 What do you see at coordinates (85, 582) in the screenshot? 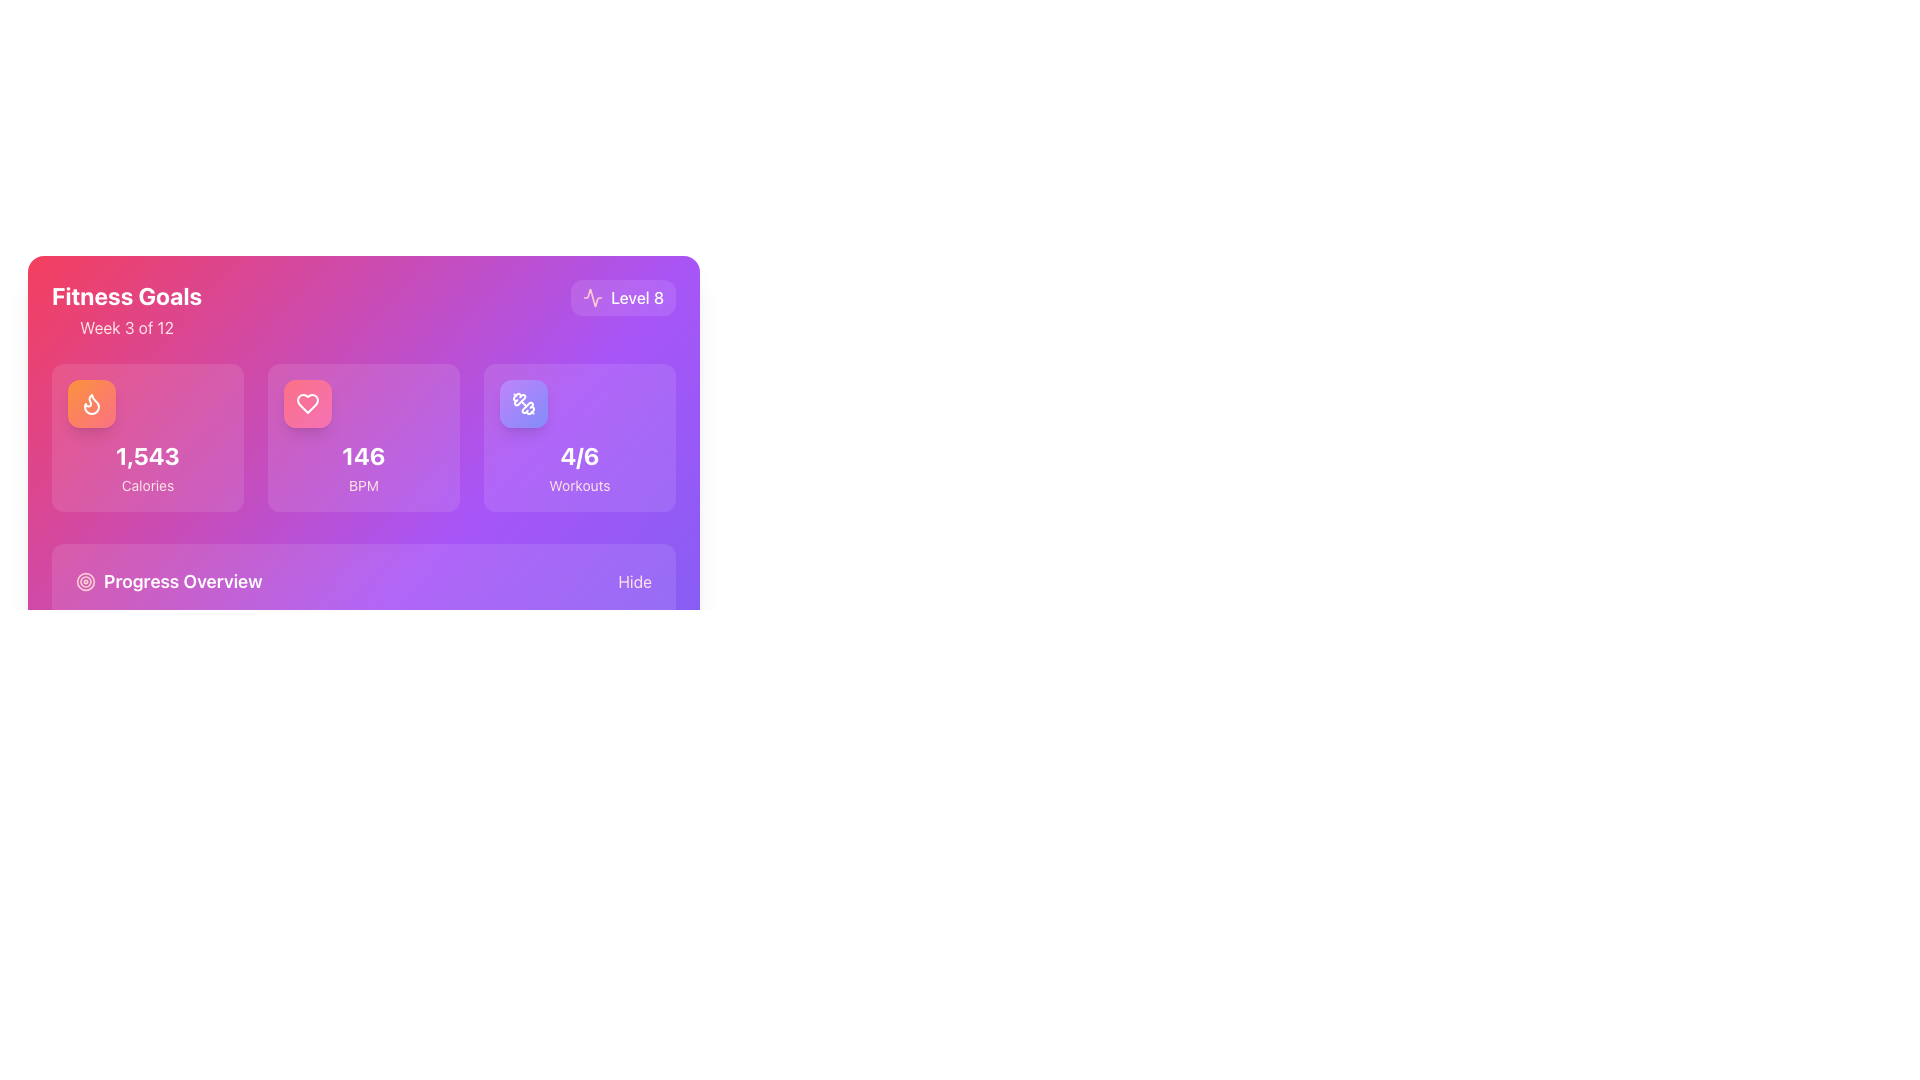
I see `the icon located to the left of the text 'Progress Overview' in the lower section of the card interface` at bounding box center [85, 582].